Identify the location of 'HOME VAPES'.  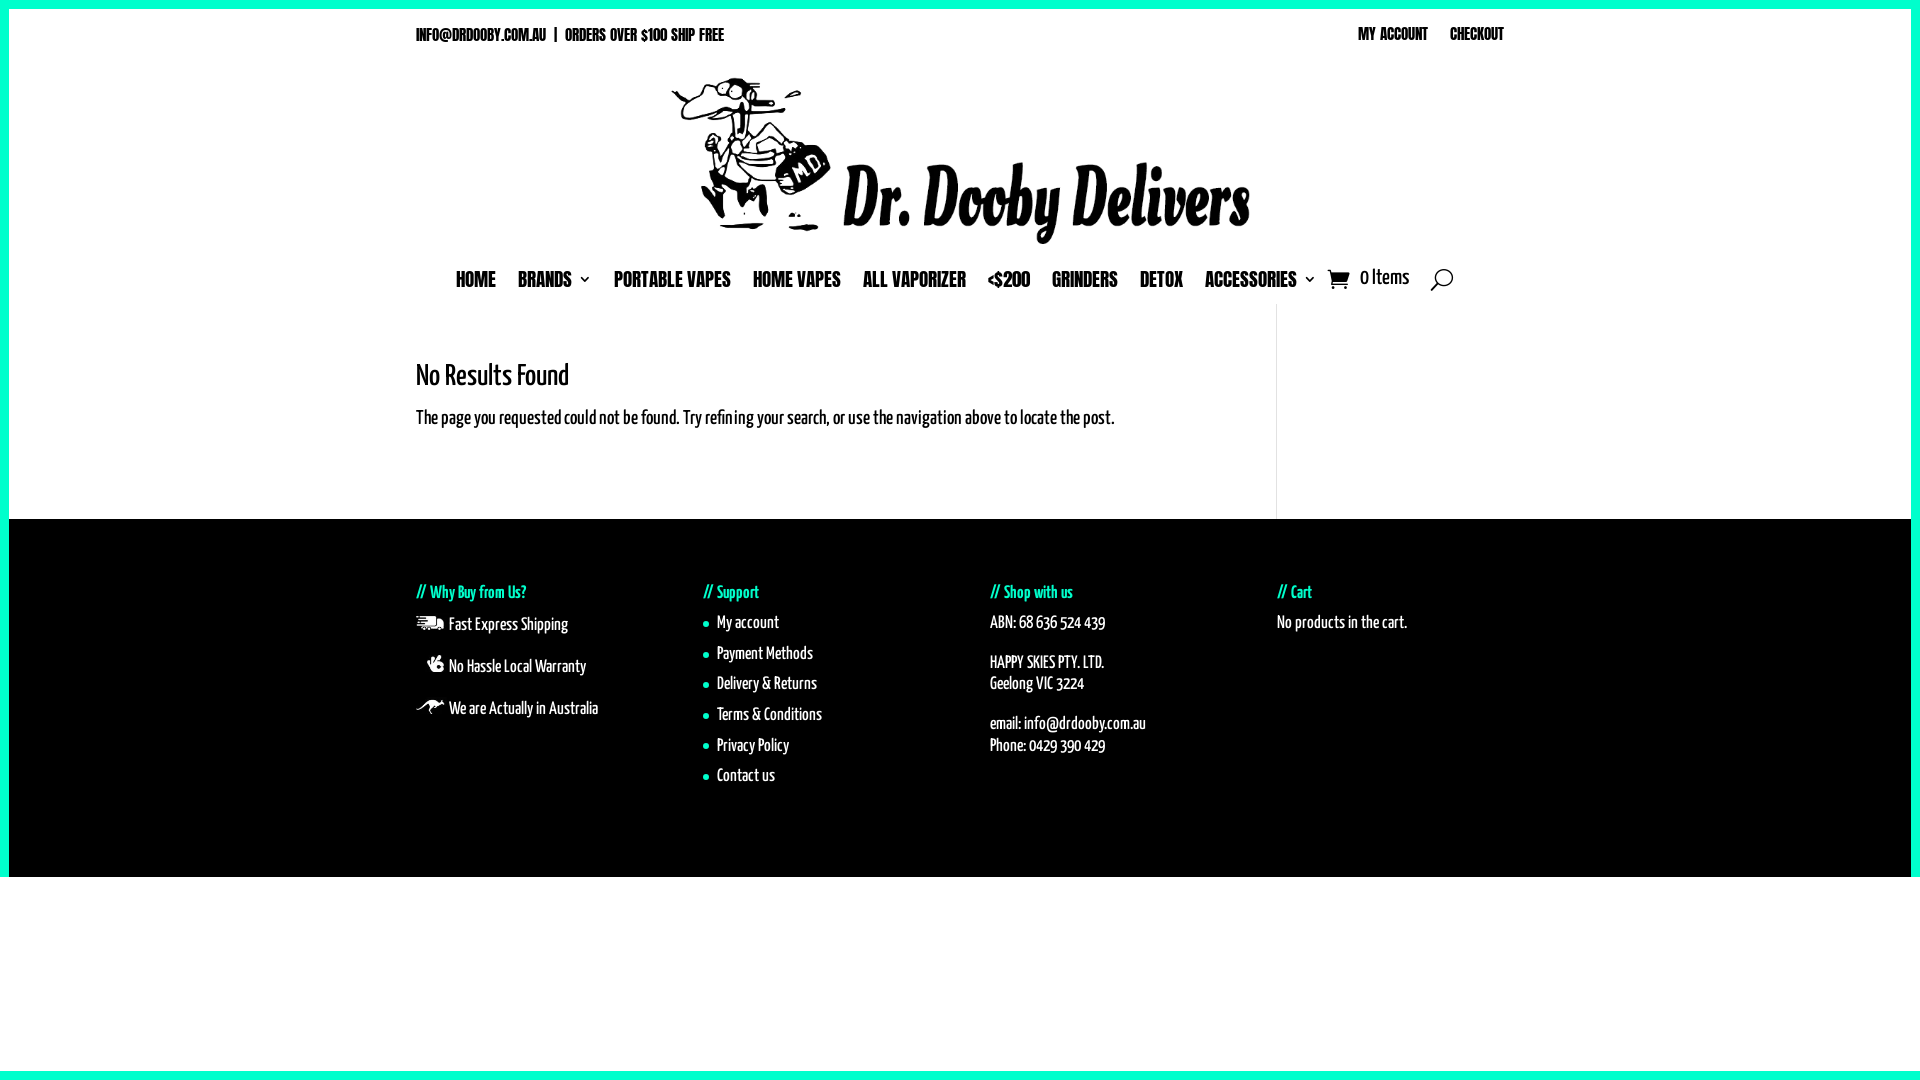
(795, 282).